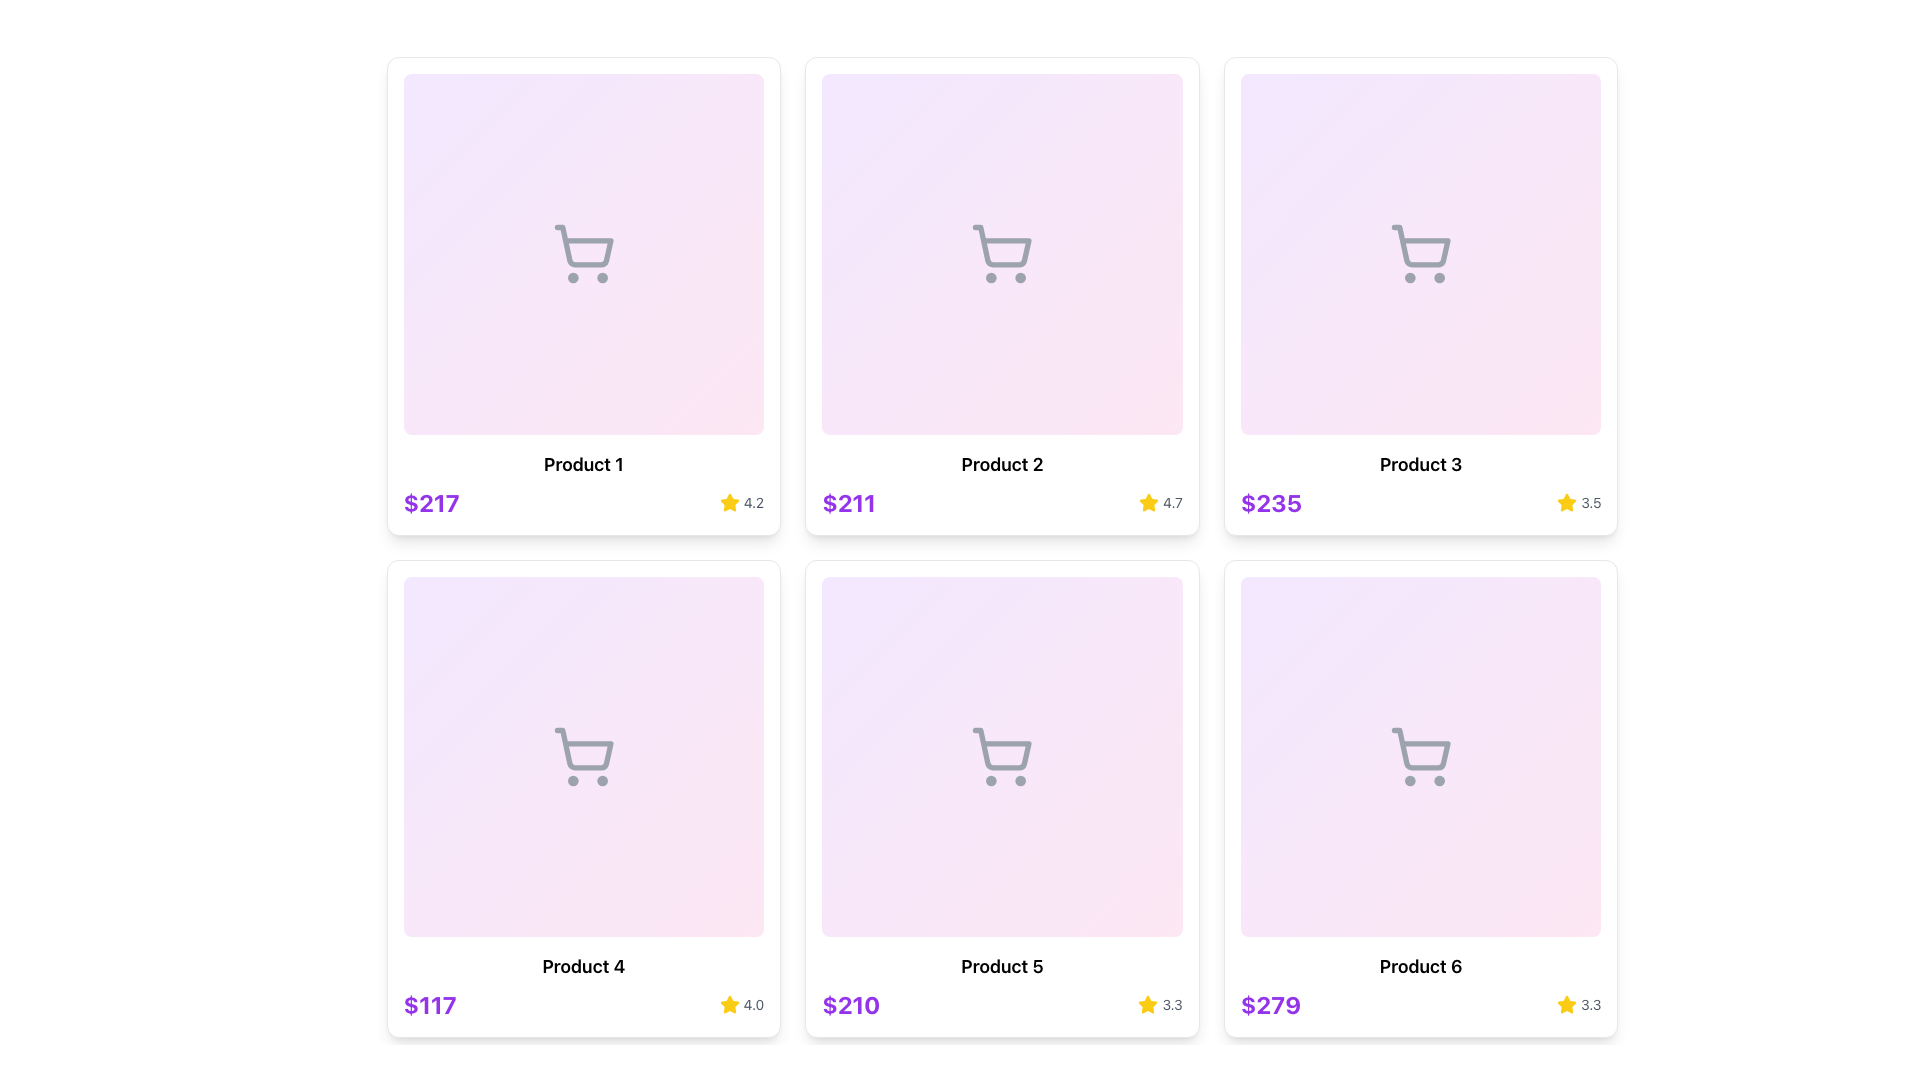  Describe the element at coordinates (1149, 501) in the screenshot. I see `the active star icon representing a rating for 'Product 2', located in the bottom-right corner of the product description card` at that location.